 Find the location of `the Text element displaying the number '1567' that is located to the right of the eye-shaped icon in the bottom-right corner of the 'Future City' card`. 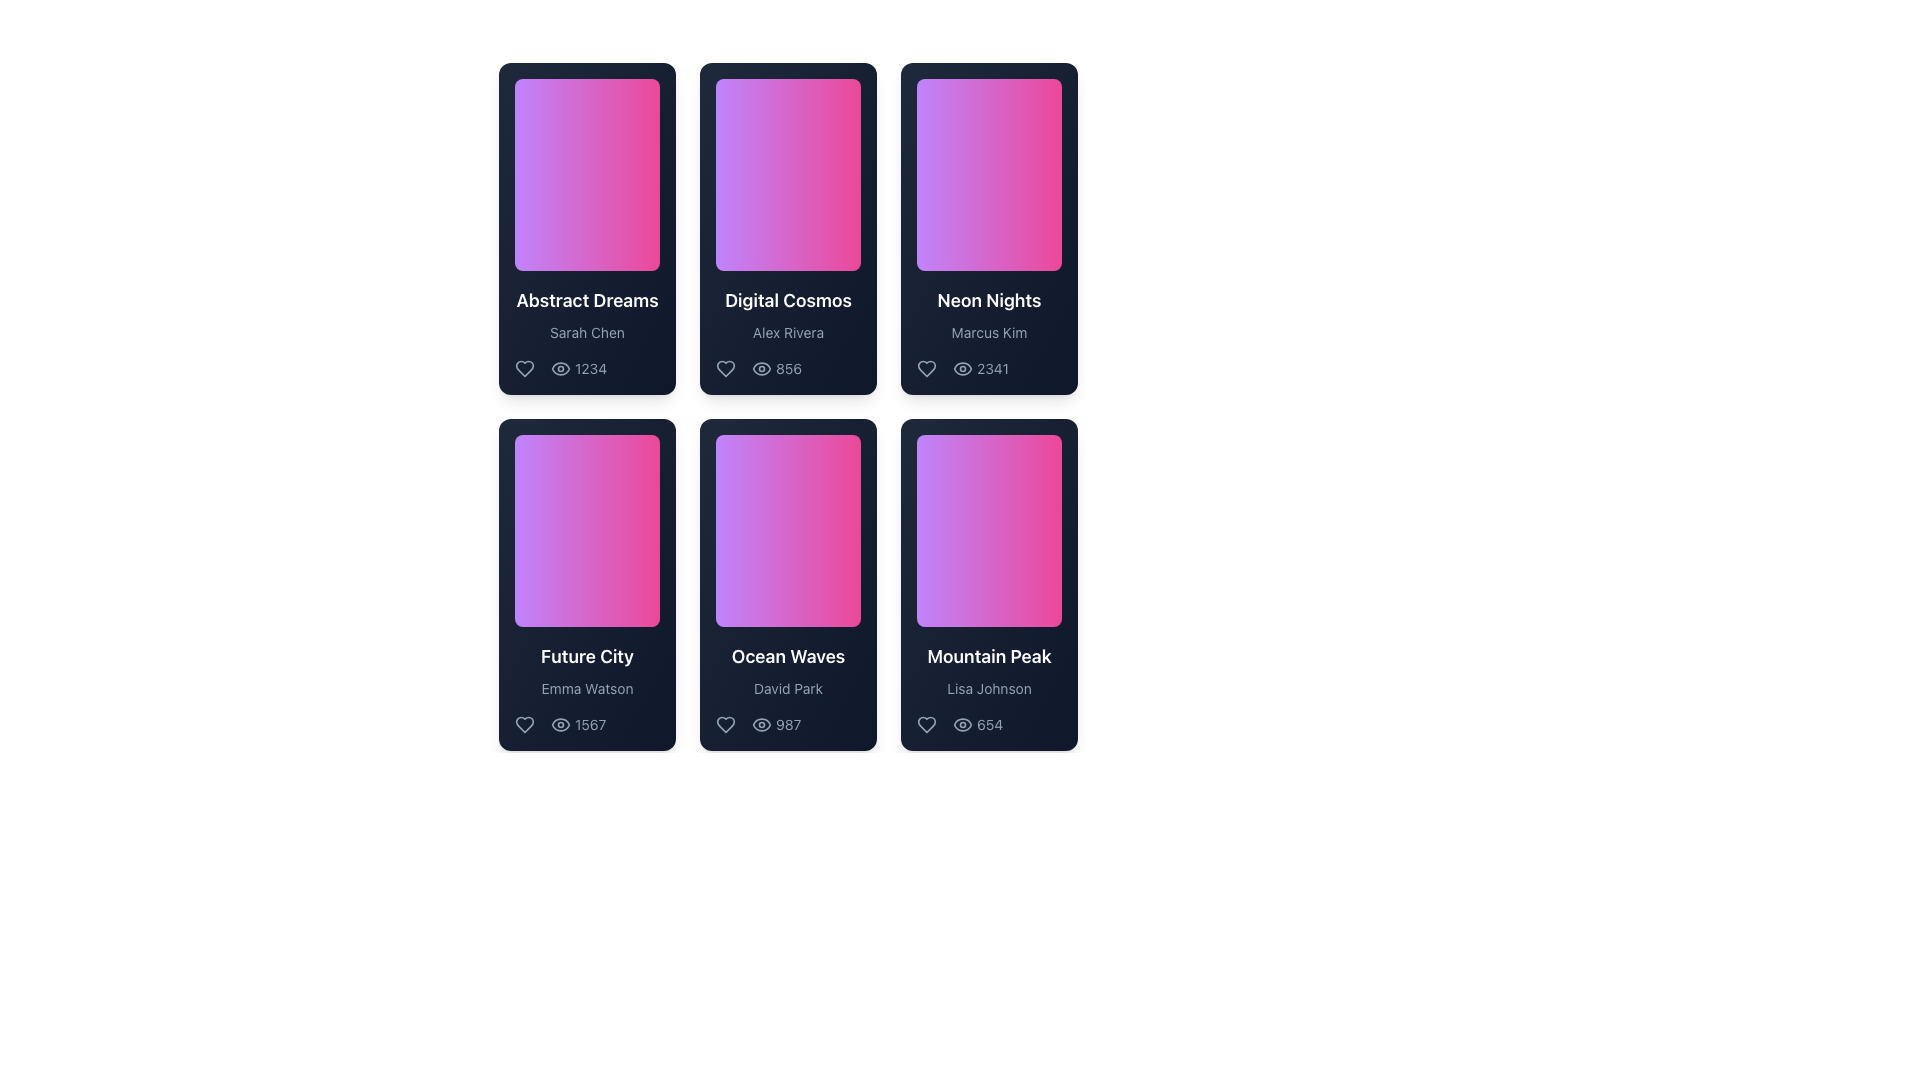

the Text element displaying the number '1567' that is located to the right of the eye-shaped icon in the bottom-right corner of the 'Future City' card is located at coordinates (586, 725).